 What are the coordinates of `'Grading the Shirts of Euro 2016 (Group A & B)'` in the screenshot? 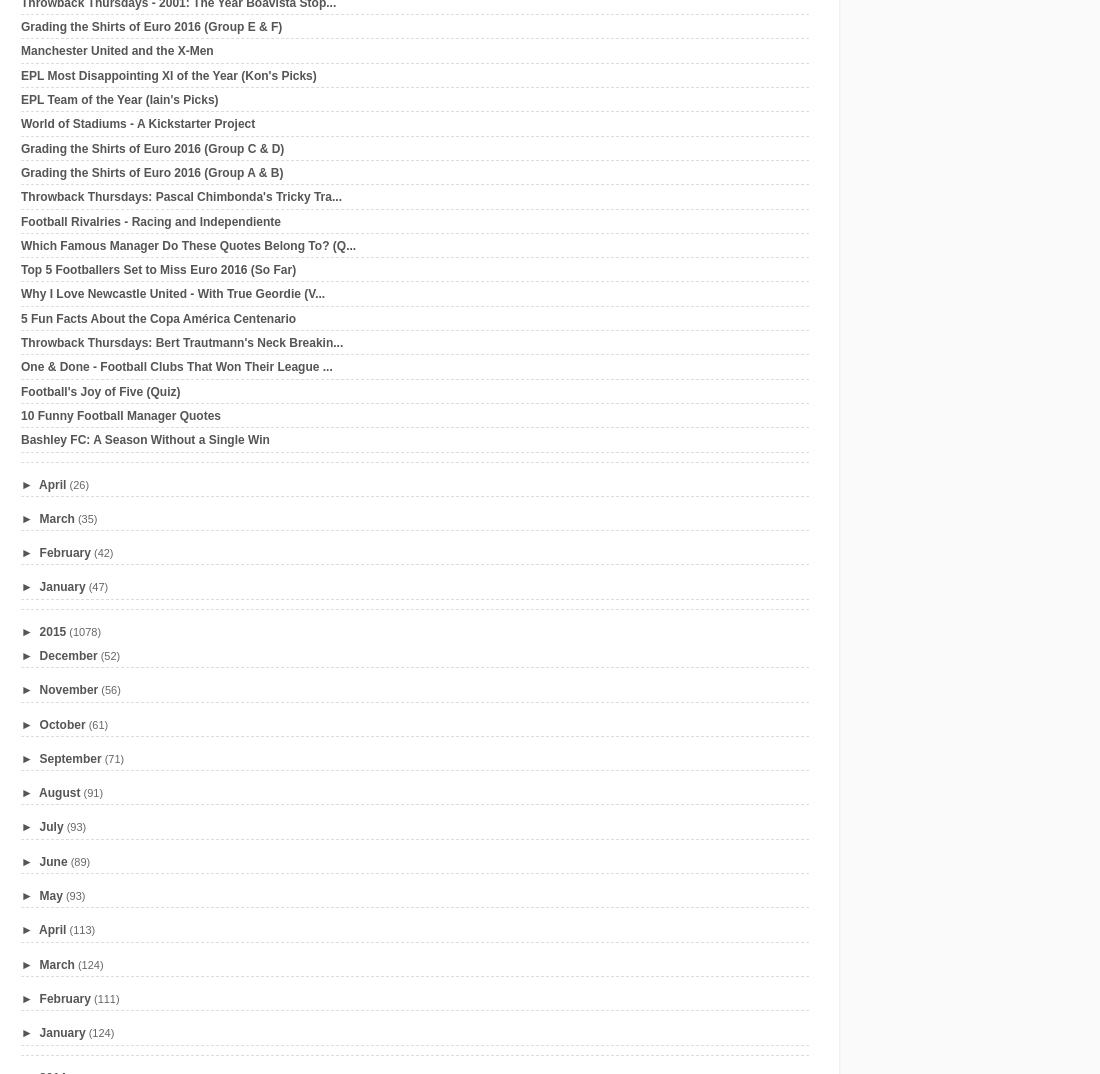 It's located at (151, 171).